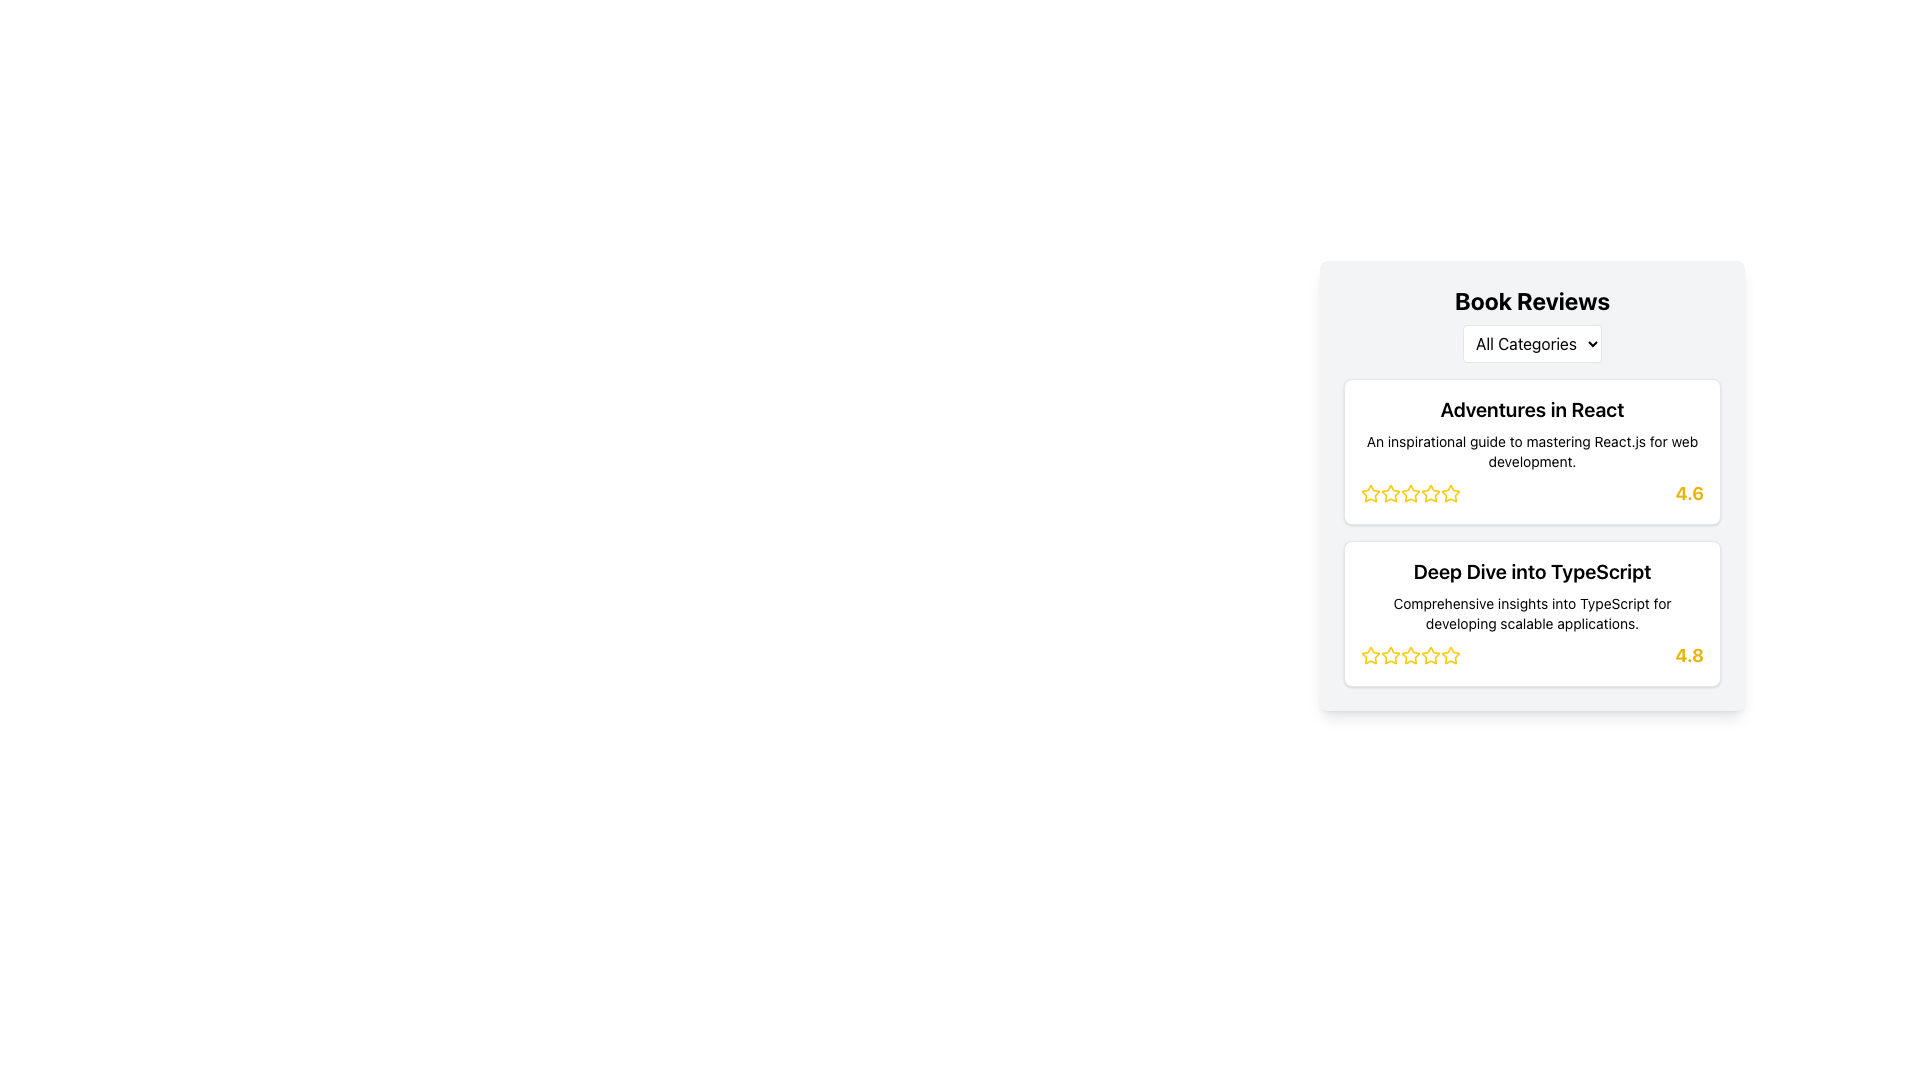  I want to click on the Information Card for the book titled 'Adventures in React', which is the first item in the vertical list of book review cards, so click(1531, 451).